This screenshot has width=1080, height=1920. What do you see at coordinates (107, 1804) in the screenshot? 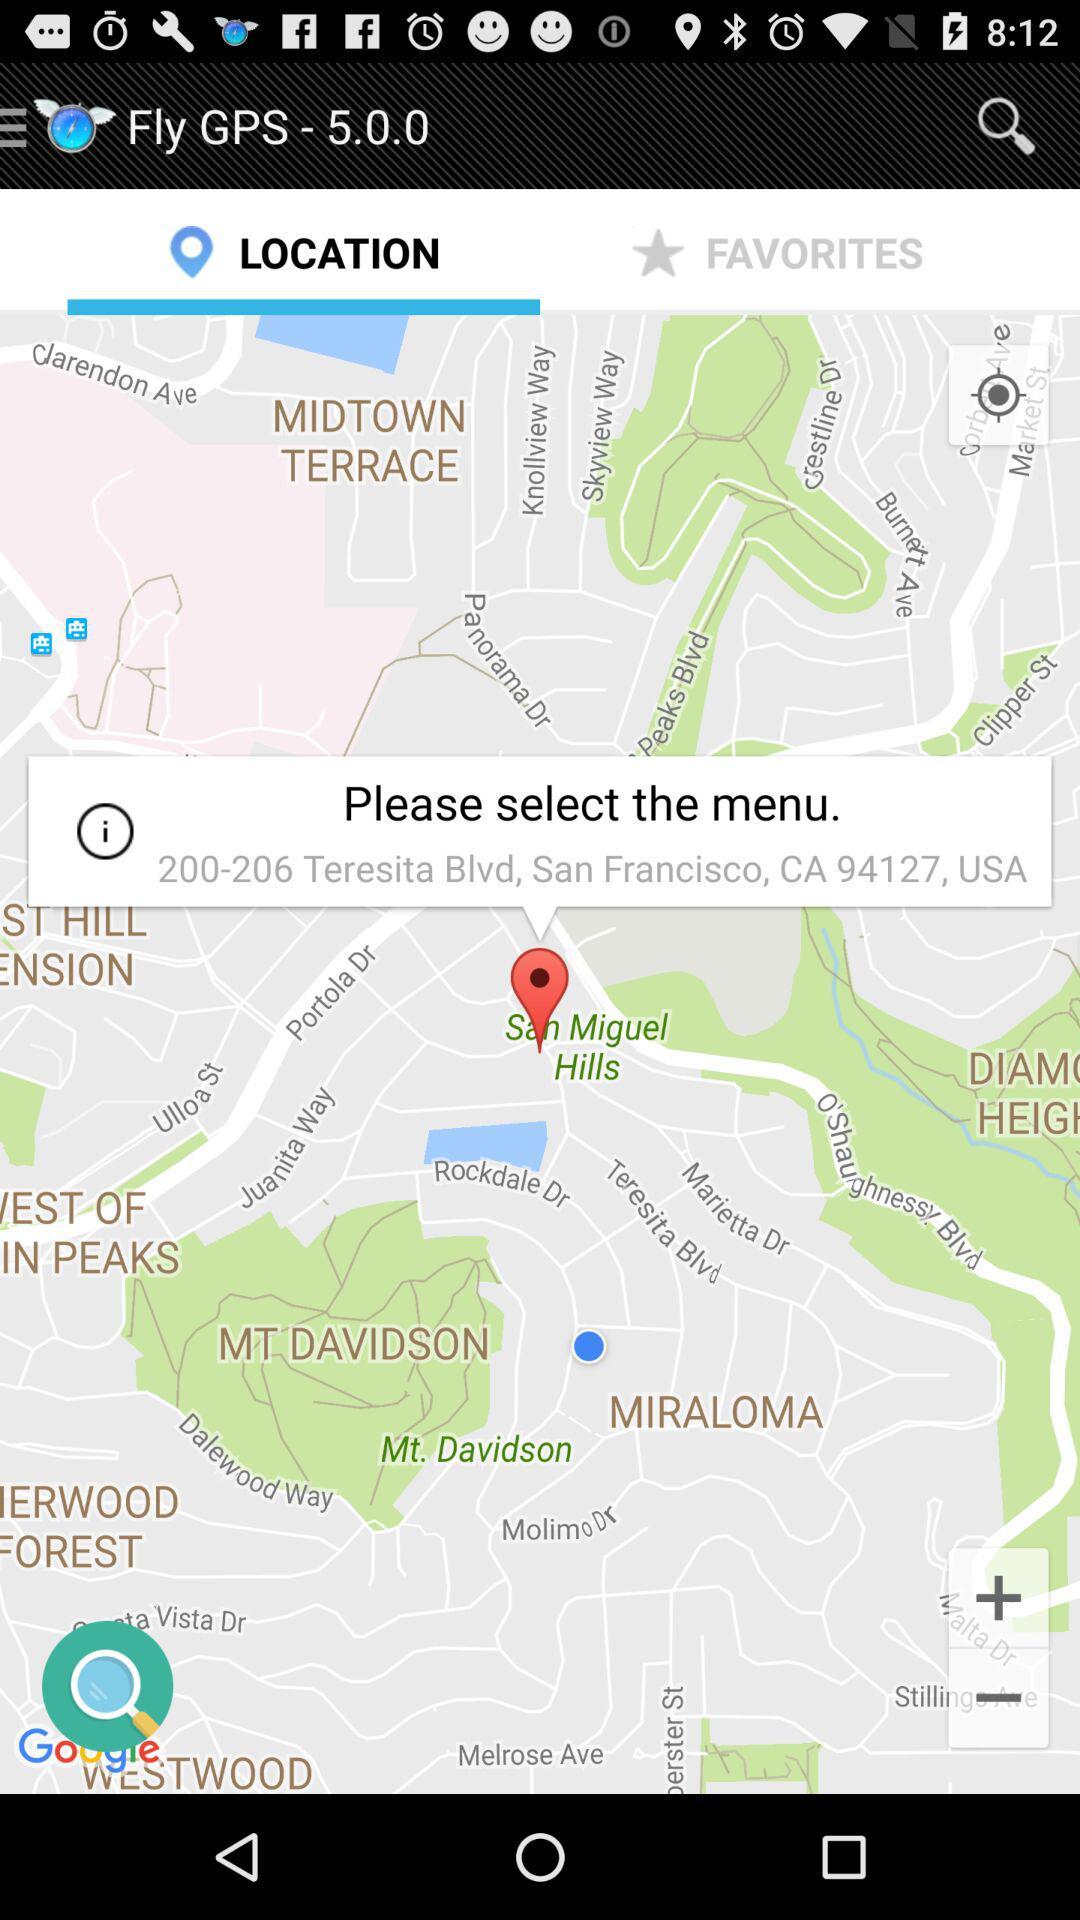
I see `the search icon` at bounding box center [107, 1804].